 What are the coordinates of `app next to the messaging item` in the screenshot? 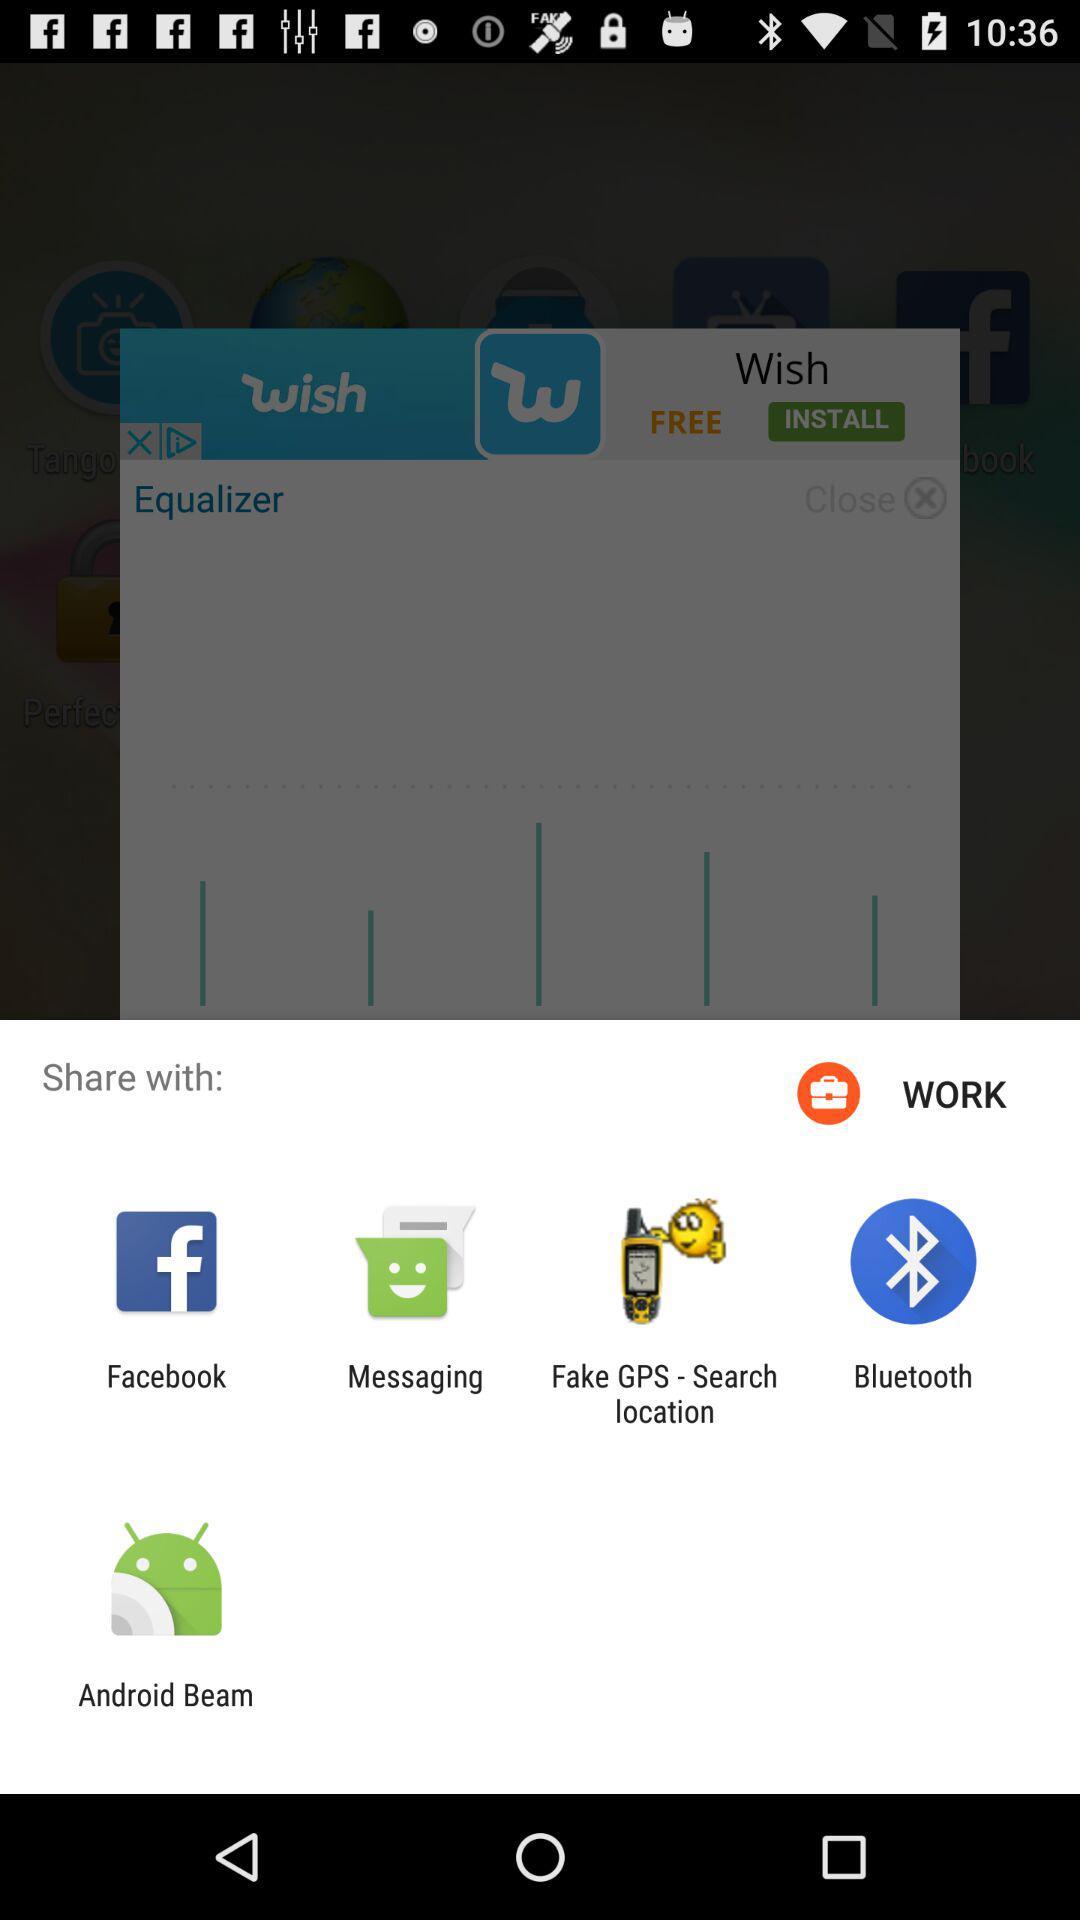 It's located at (165, 1392).